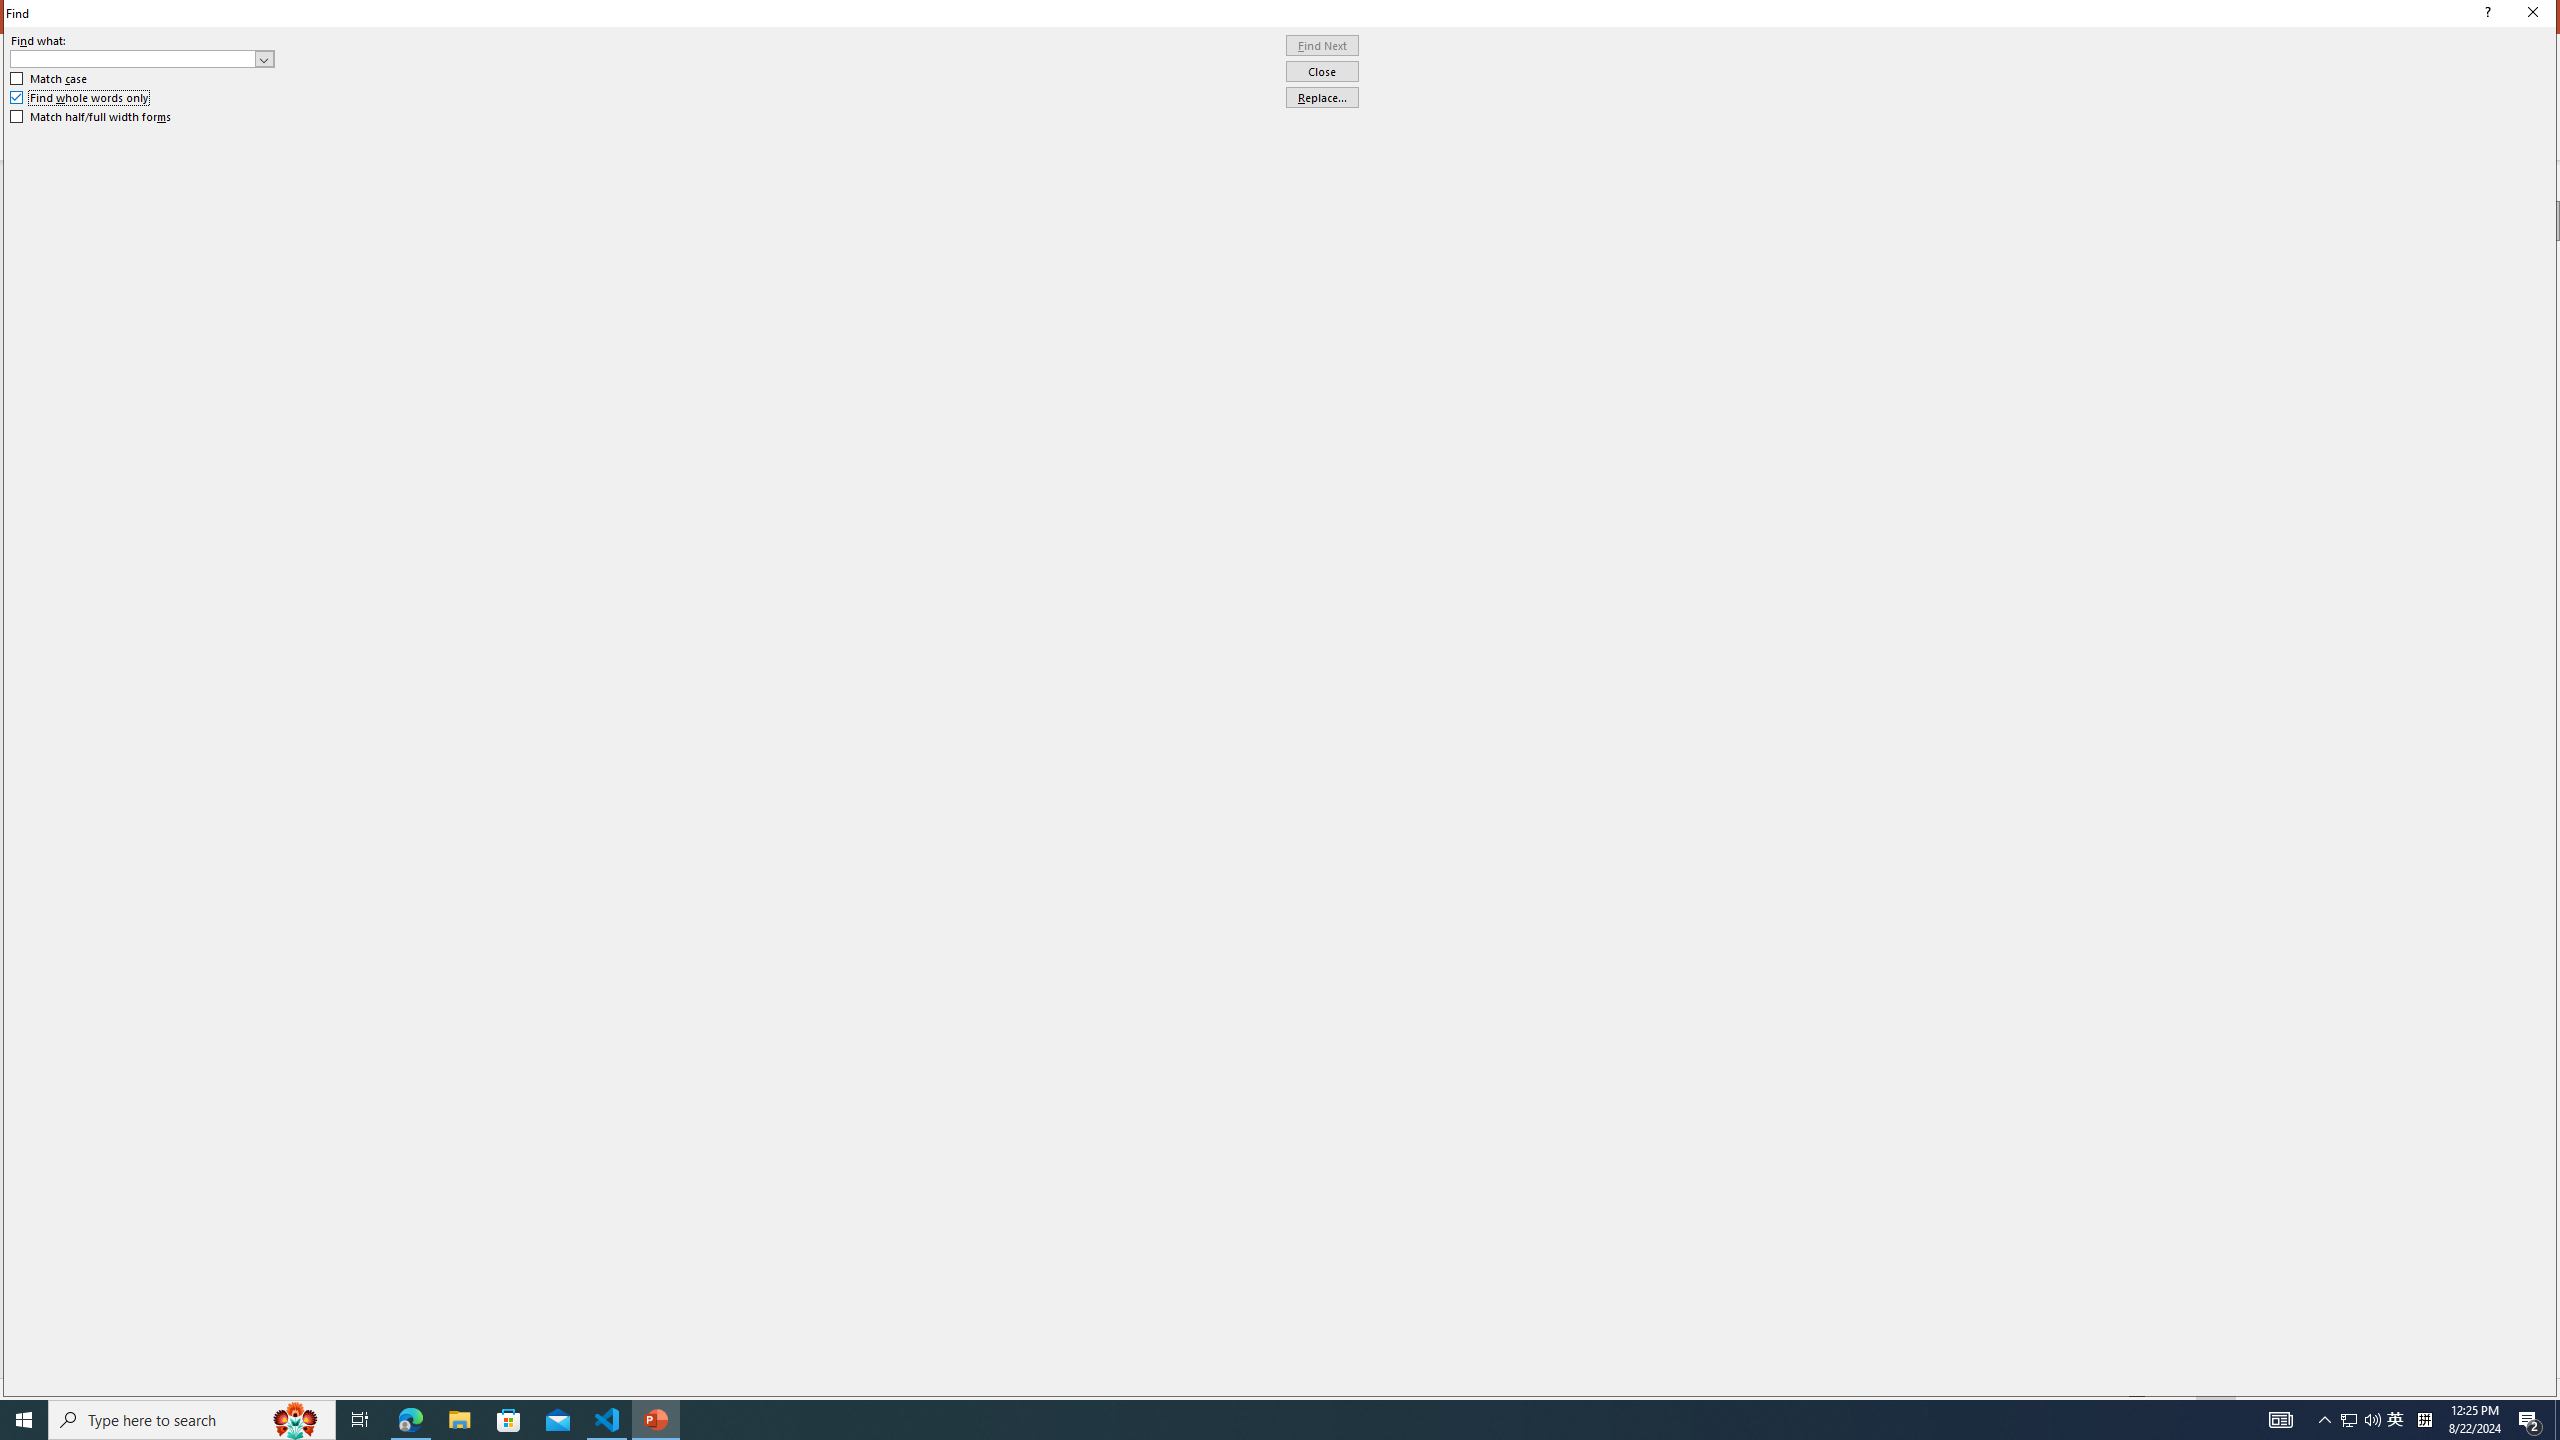 The width and height of the screenshot is (2560, 1440). What do you see at coordinates (133, 58) in the screenshot?
I see `'Find what'` at bounding box center [133, 58].